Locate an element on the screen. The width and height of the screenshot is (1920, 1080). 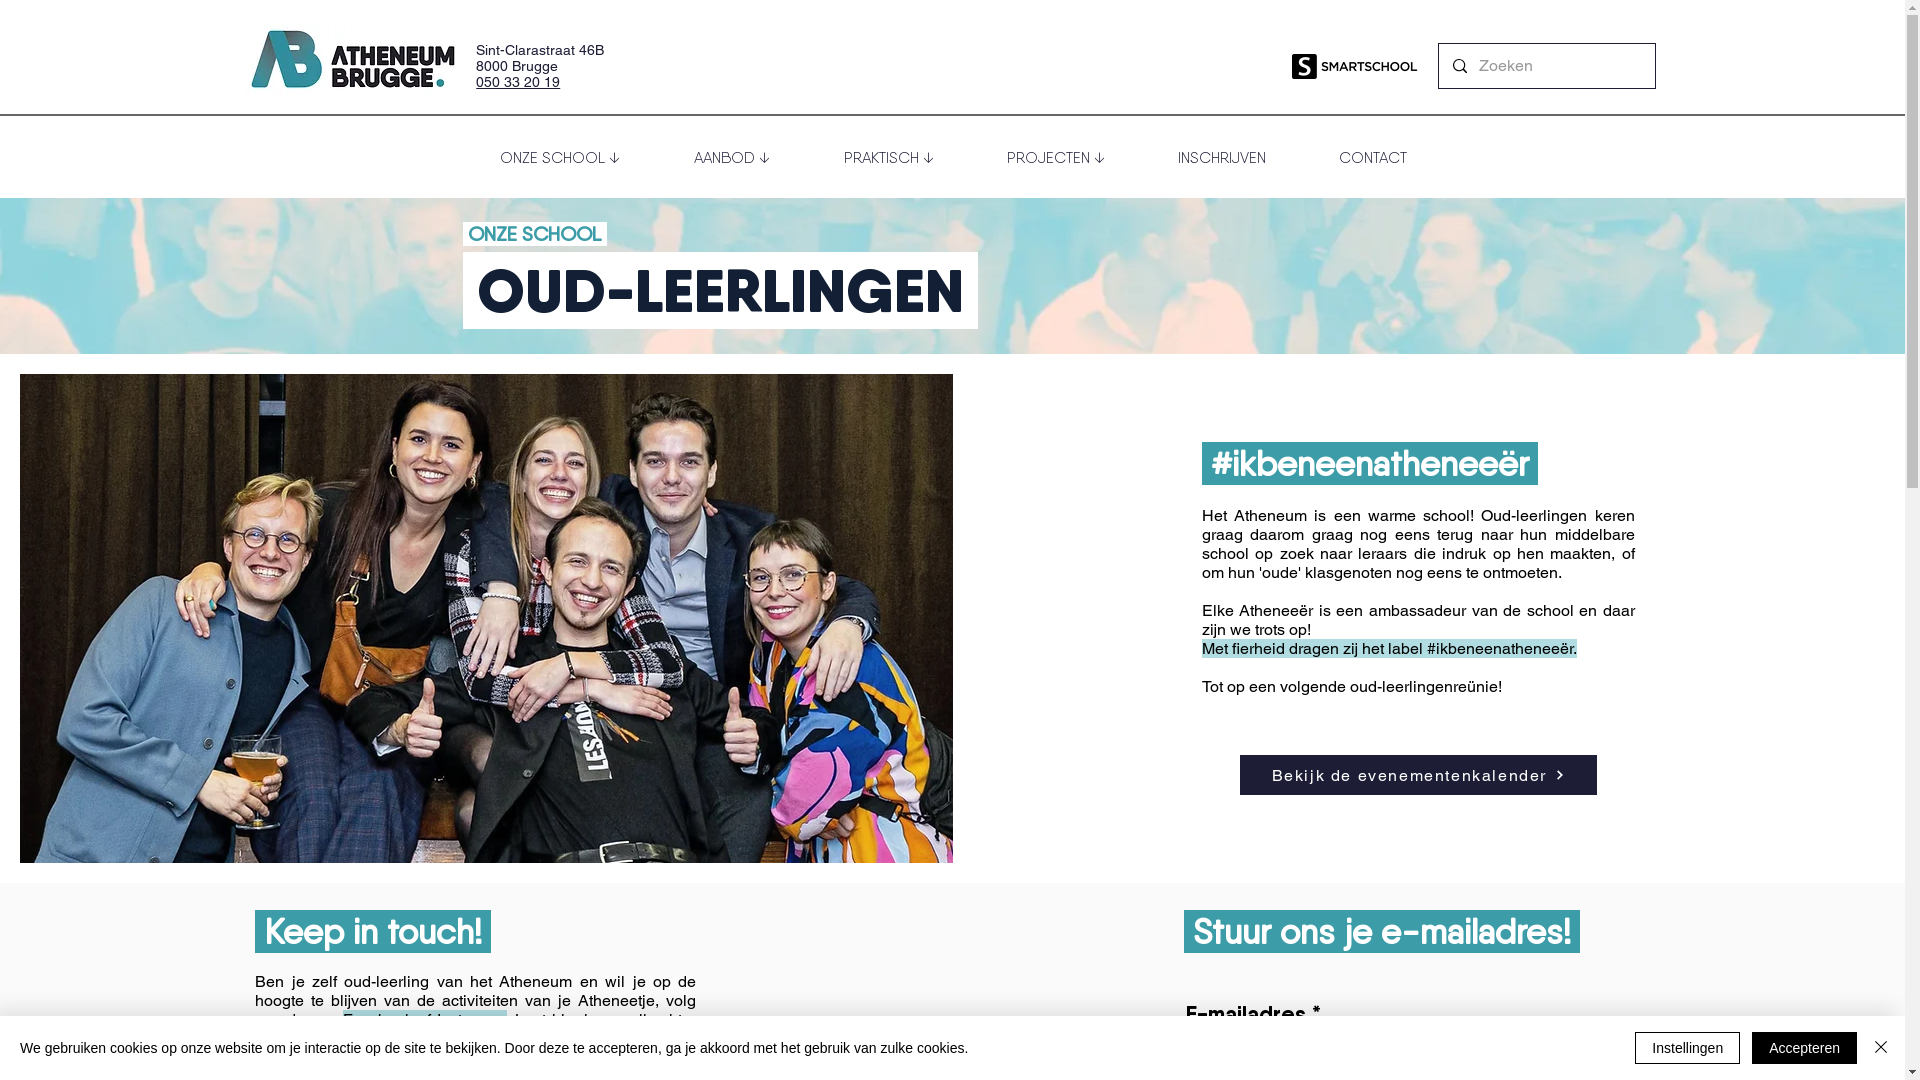
'Bekijk de evenementenkalender' is located at coordinates (1417, 774).